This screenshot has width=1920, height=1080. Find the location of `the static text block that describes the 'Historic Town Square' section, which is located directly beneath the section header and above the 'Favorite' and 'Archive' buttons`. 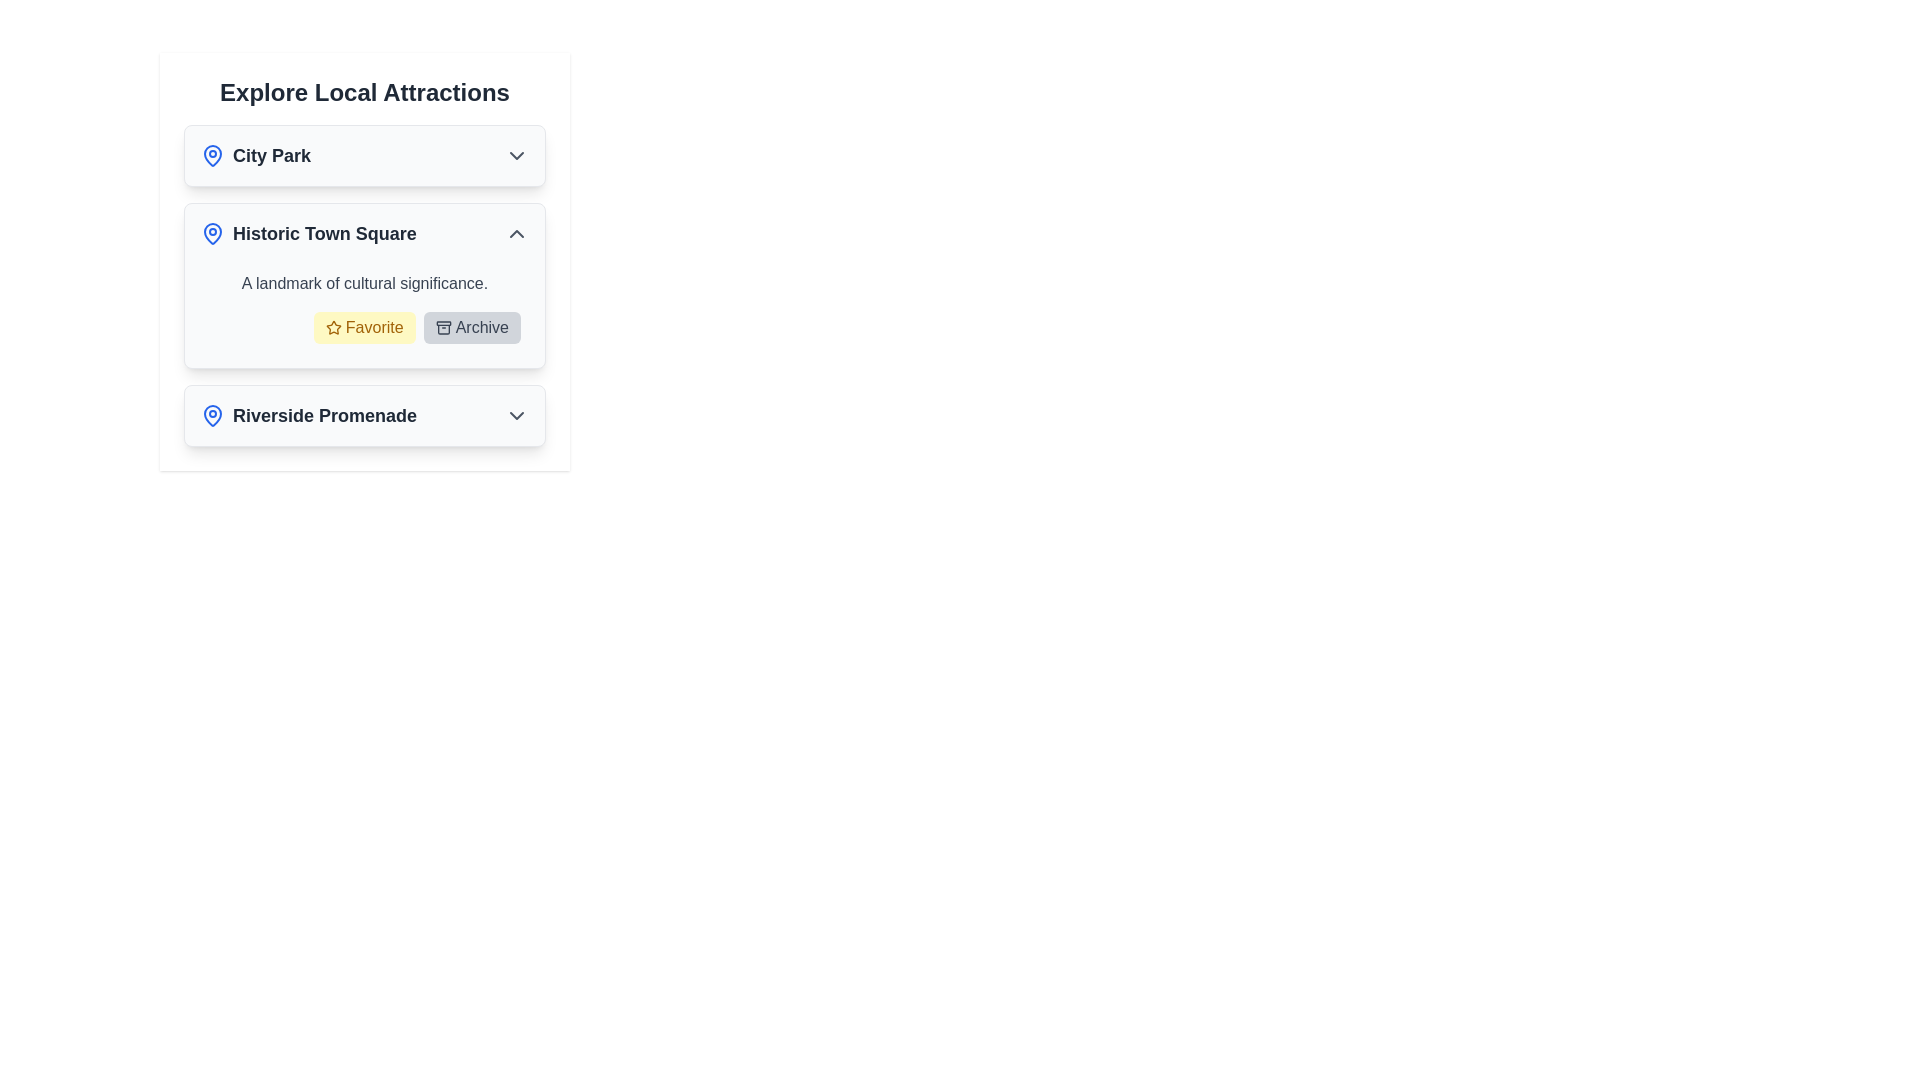

the static text block that describes the 'Historic Town Square' section, which is located directly beneath the section header and above the 'Favorite' and 'Archive' buttons is located at coordinates (364, 284).